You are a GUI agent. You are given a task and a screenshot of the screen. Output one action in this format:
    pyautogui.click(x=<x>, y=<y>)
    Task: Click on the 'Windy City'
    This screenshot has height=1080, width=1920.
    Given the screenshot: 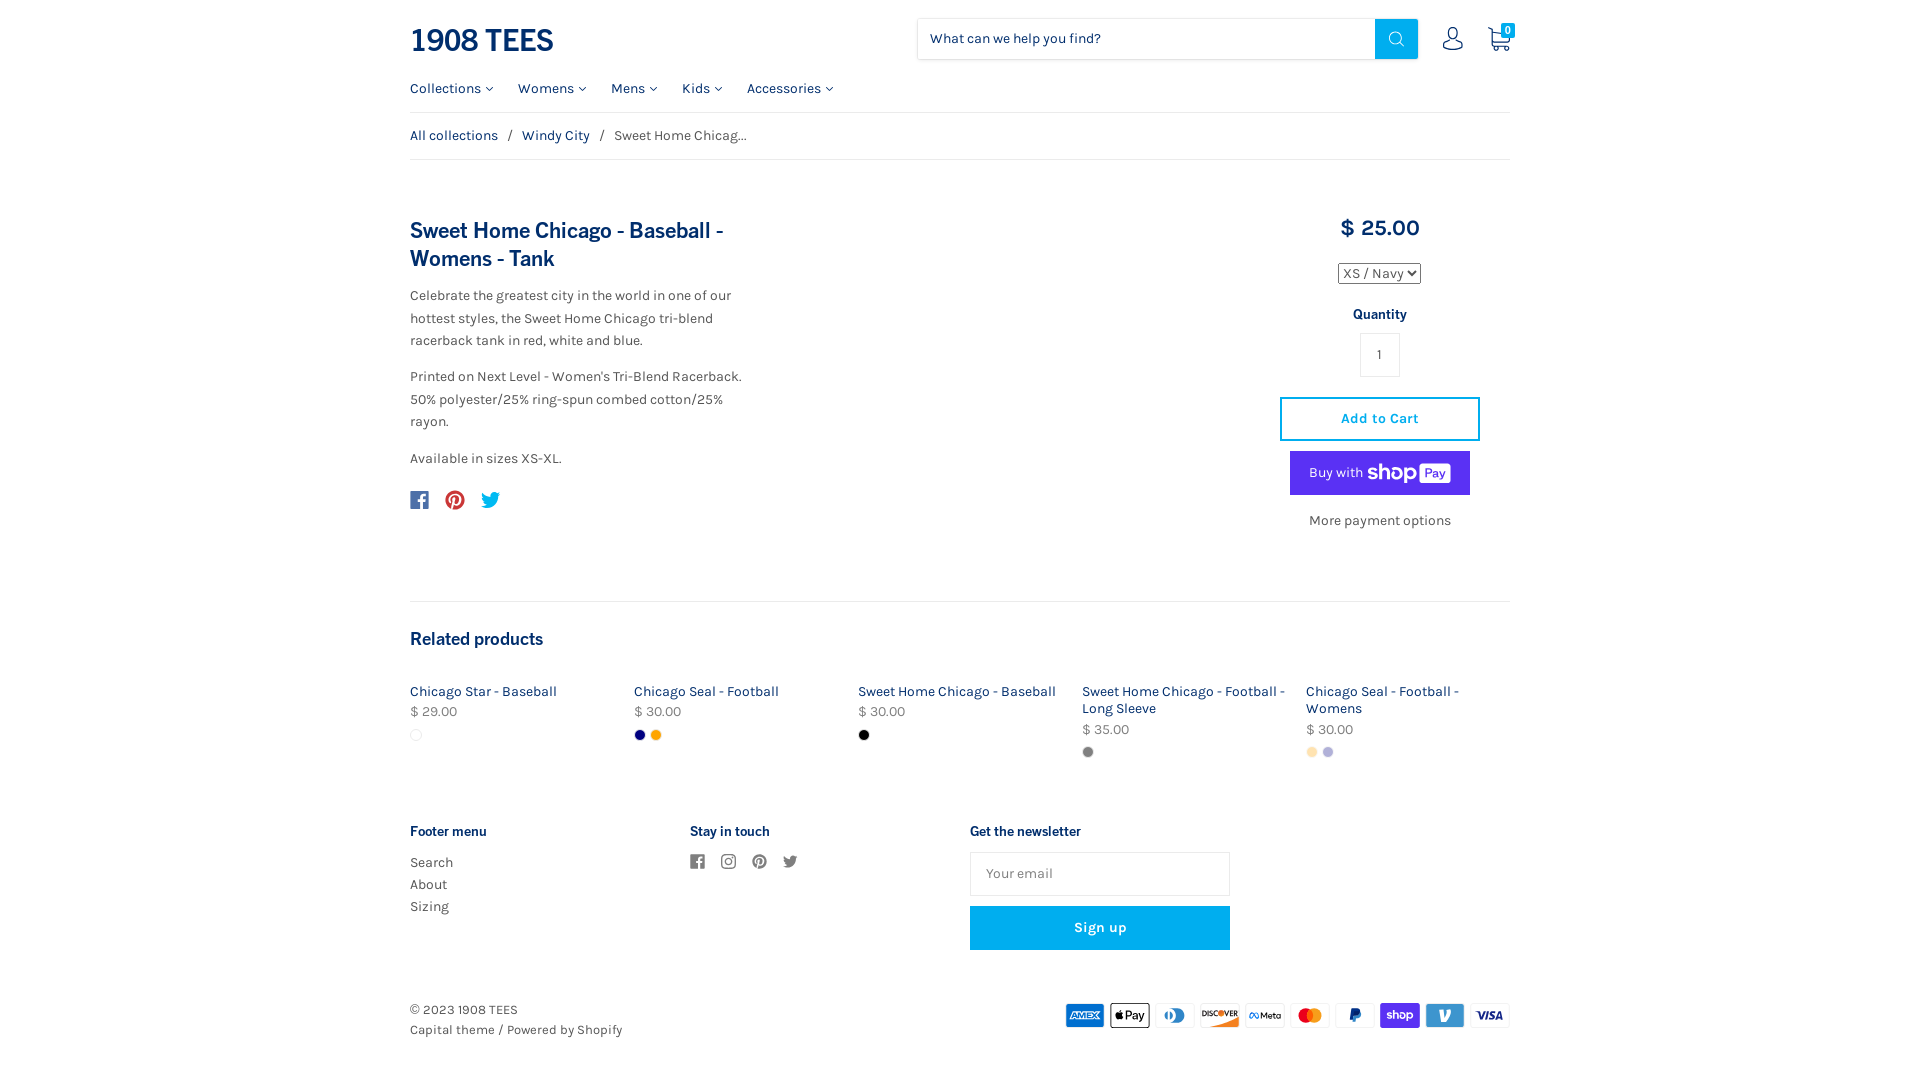 What is the action you would take?
    pyautogui.click(x=556, y=135)
    